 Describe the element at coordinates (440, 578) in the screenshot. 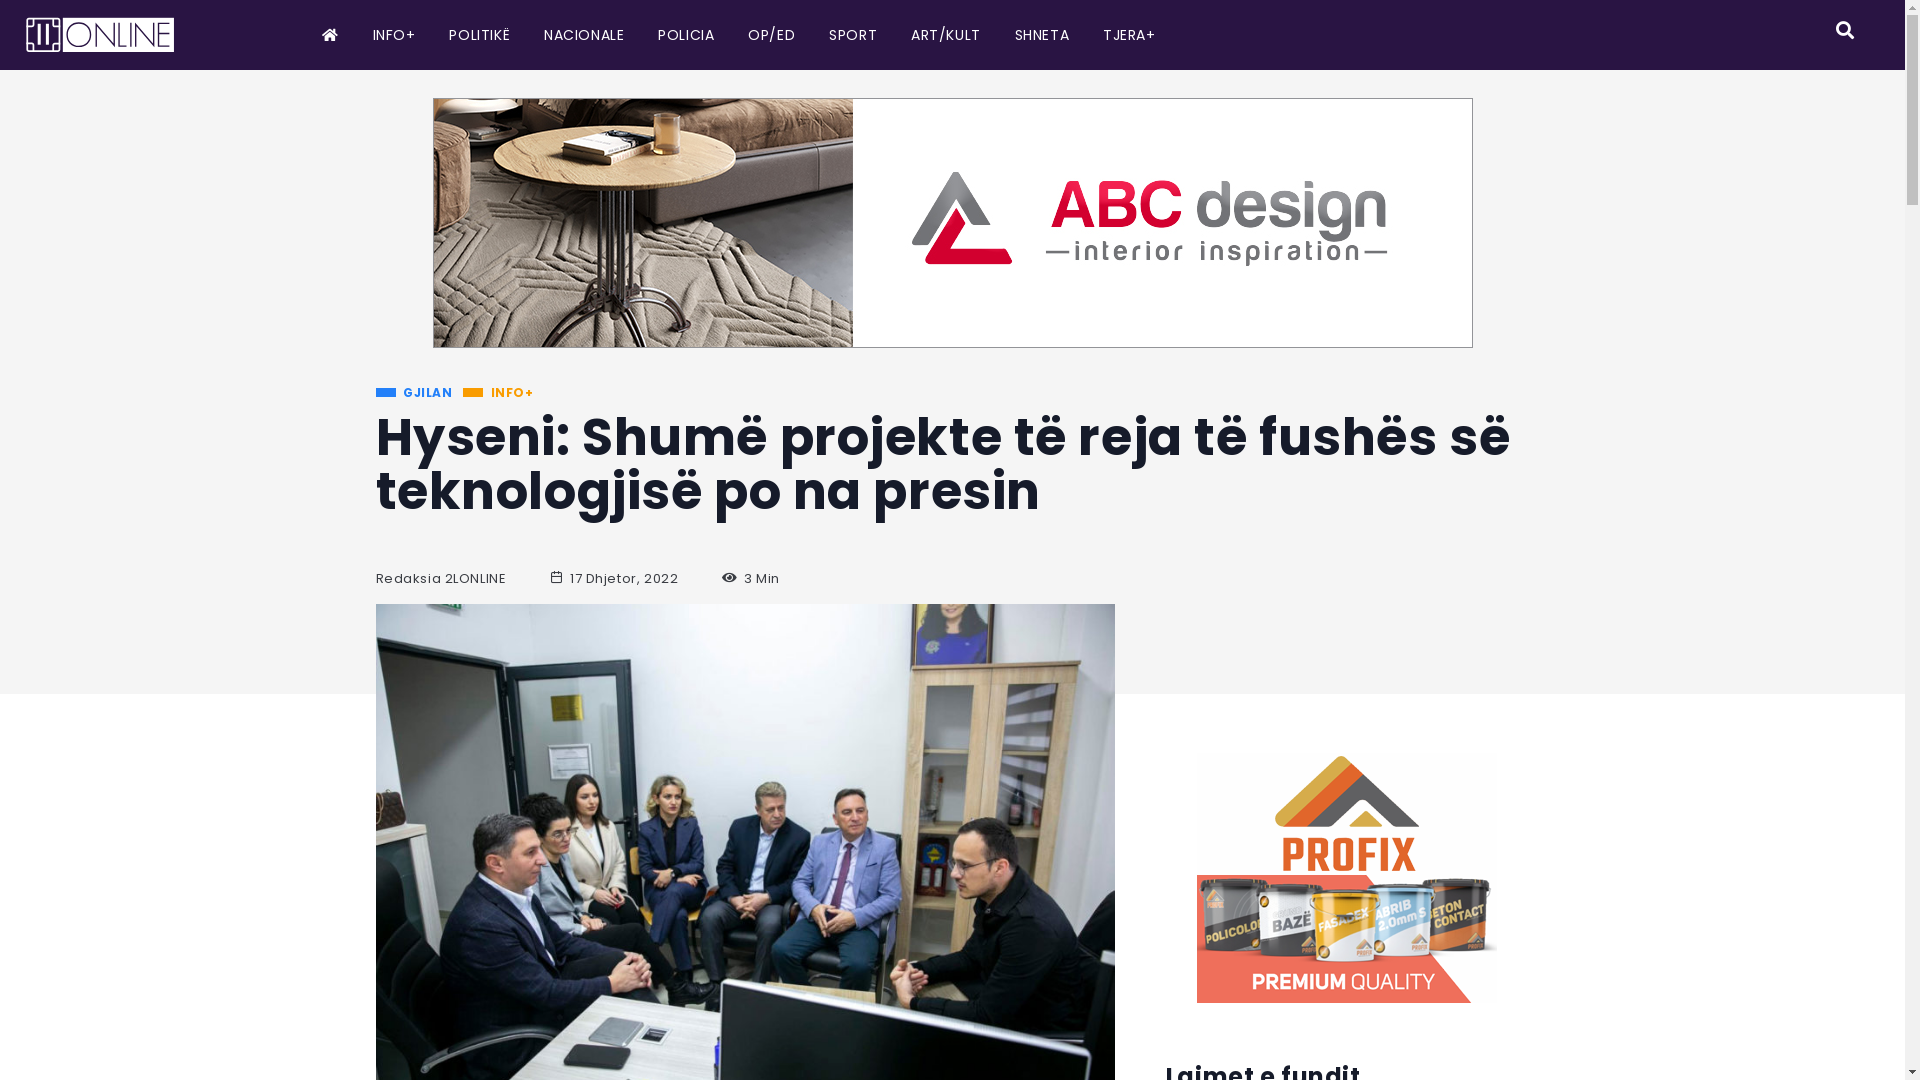

I see `'Redaksia 2LONLINE'` at that location.